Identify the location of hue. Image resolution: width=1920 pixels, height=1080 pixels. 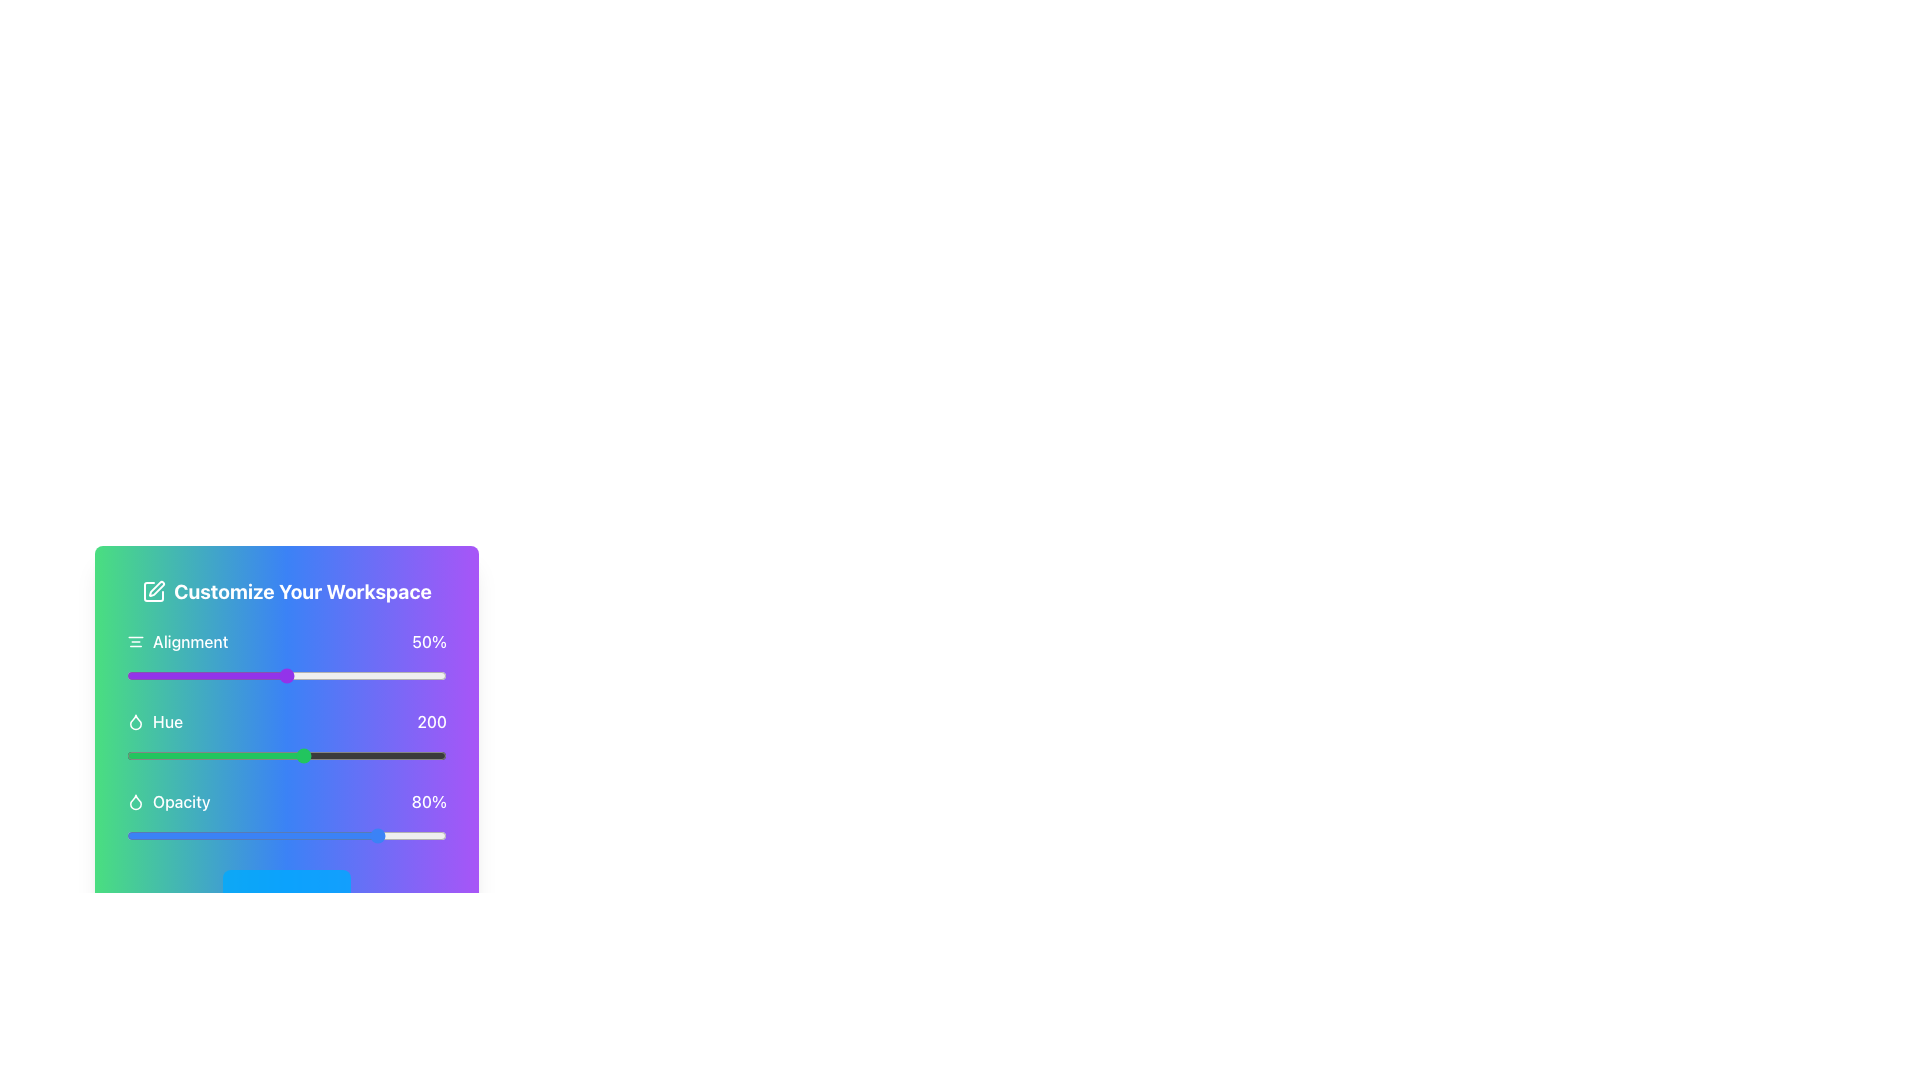
(174, 756).